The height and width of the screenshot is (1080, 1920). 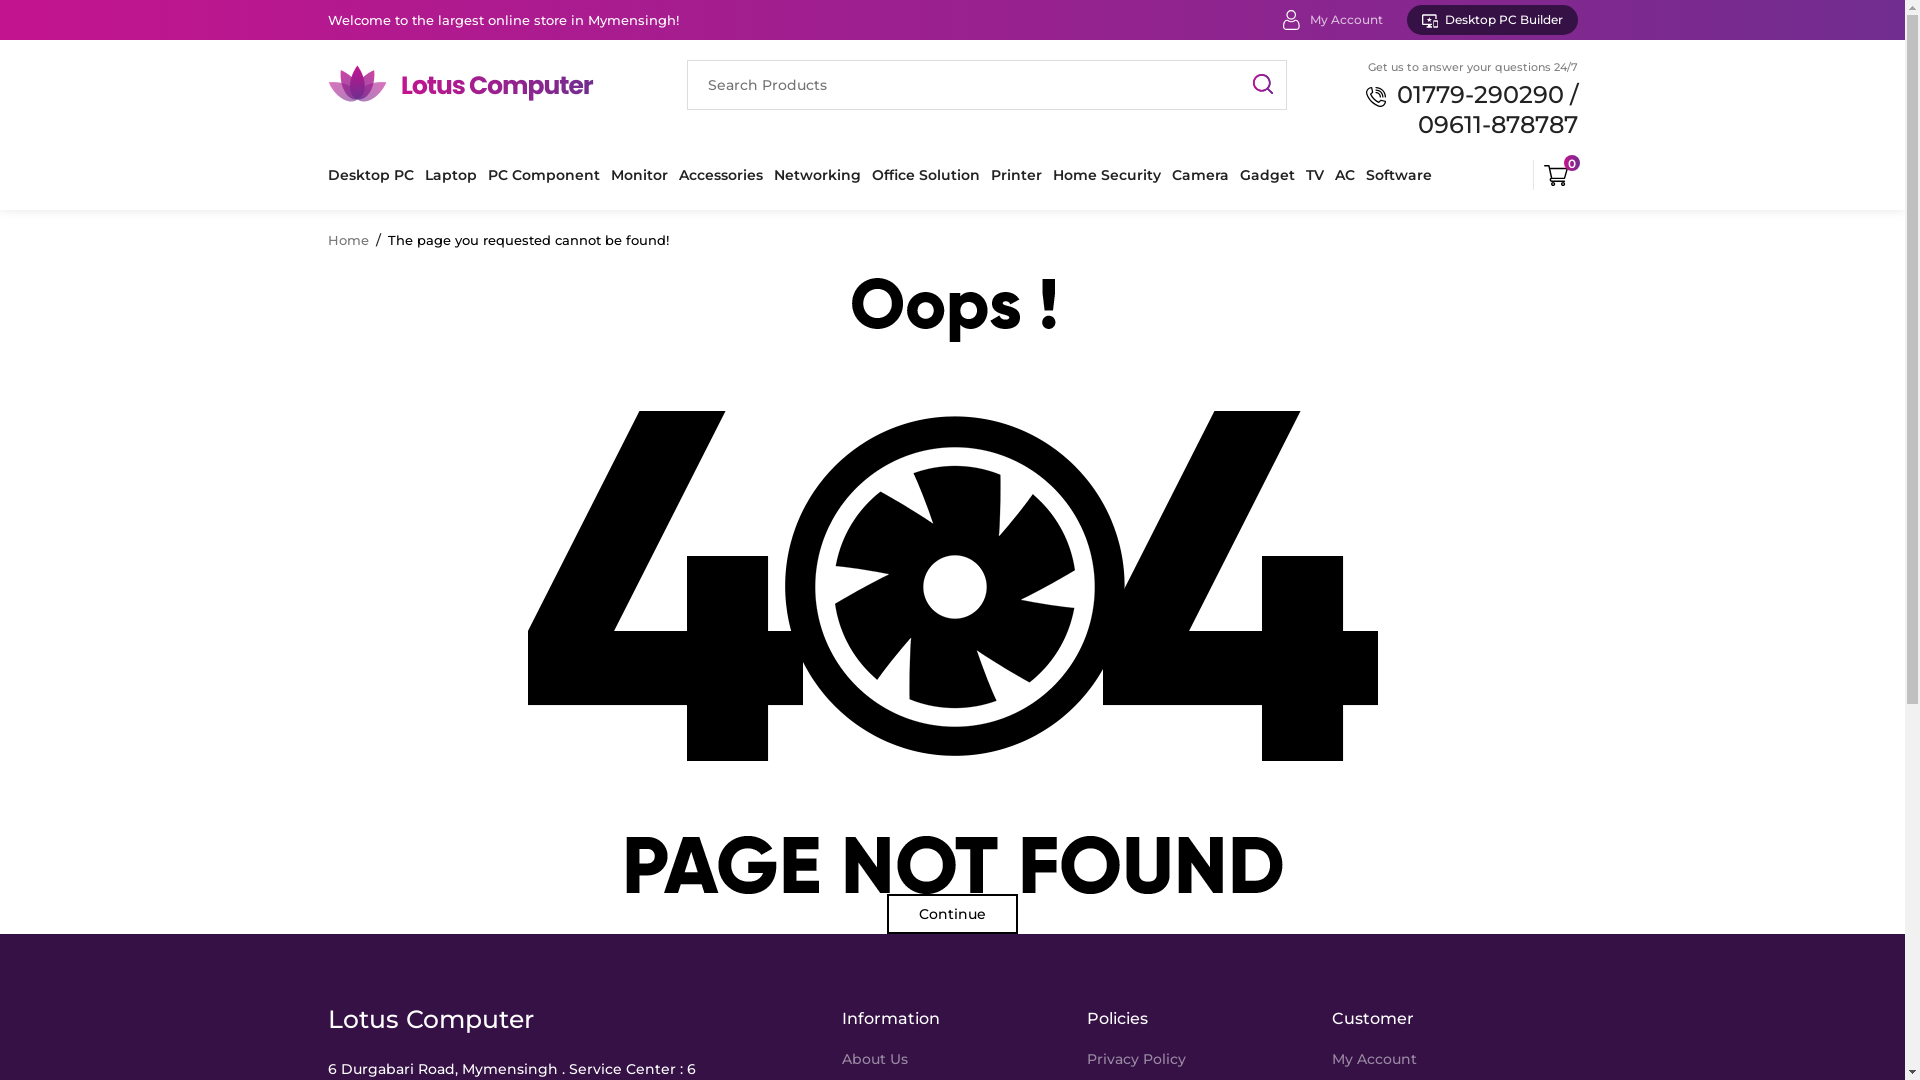 What do you see at coordinates (1491, 19) in the screenshot?
I see `'Desktop PC Builder'` at bounding box center [1491, 19].